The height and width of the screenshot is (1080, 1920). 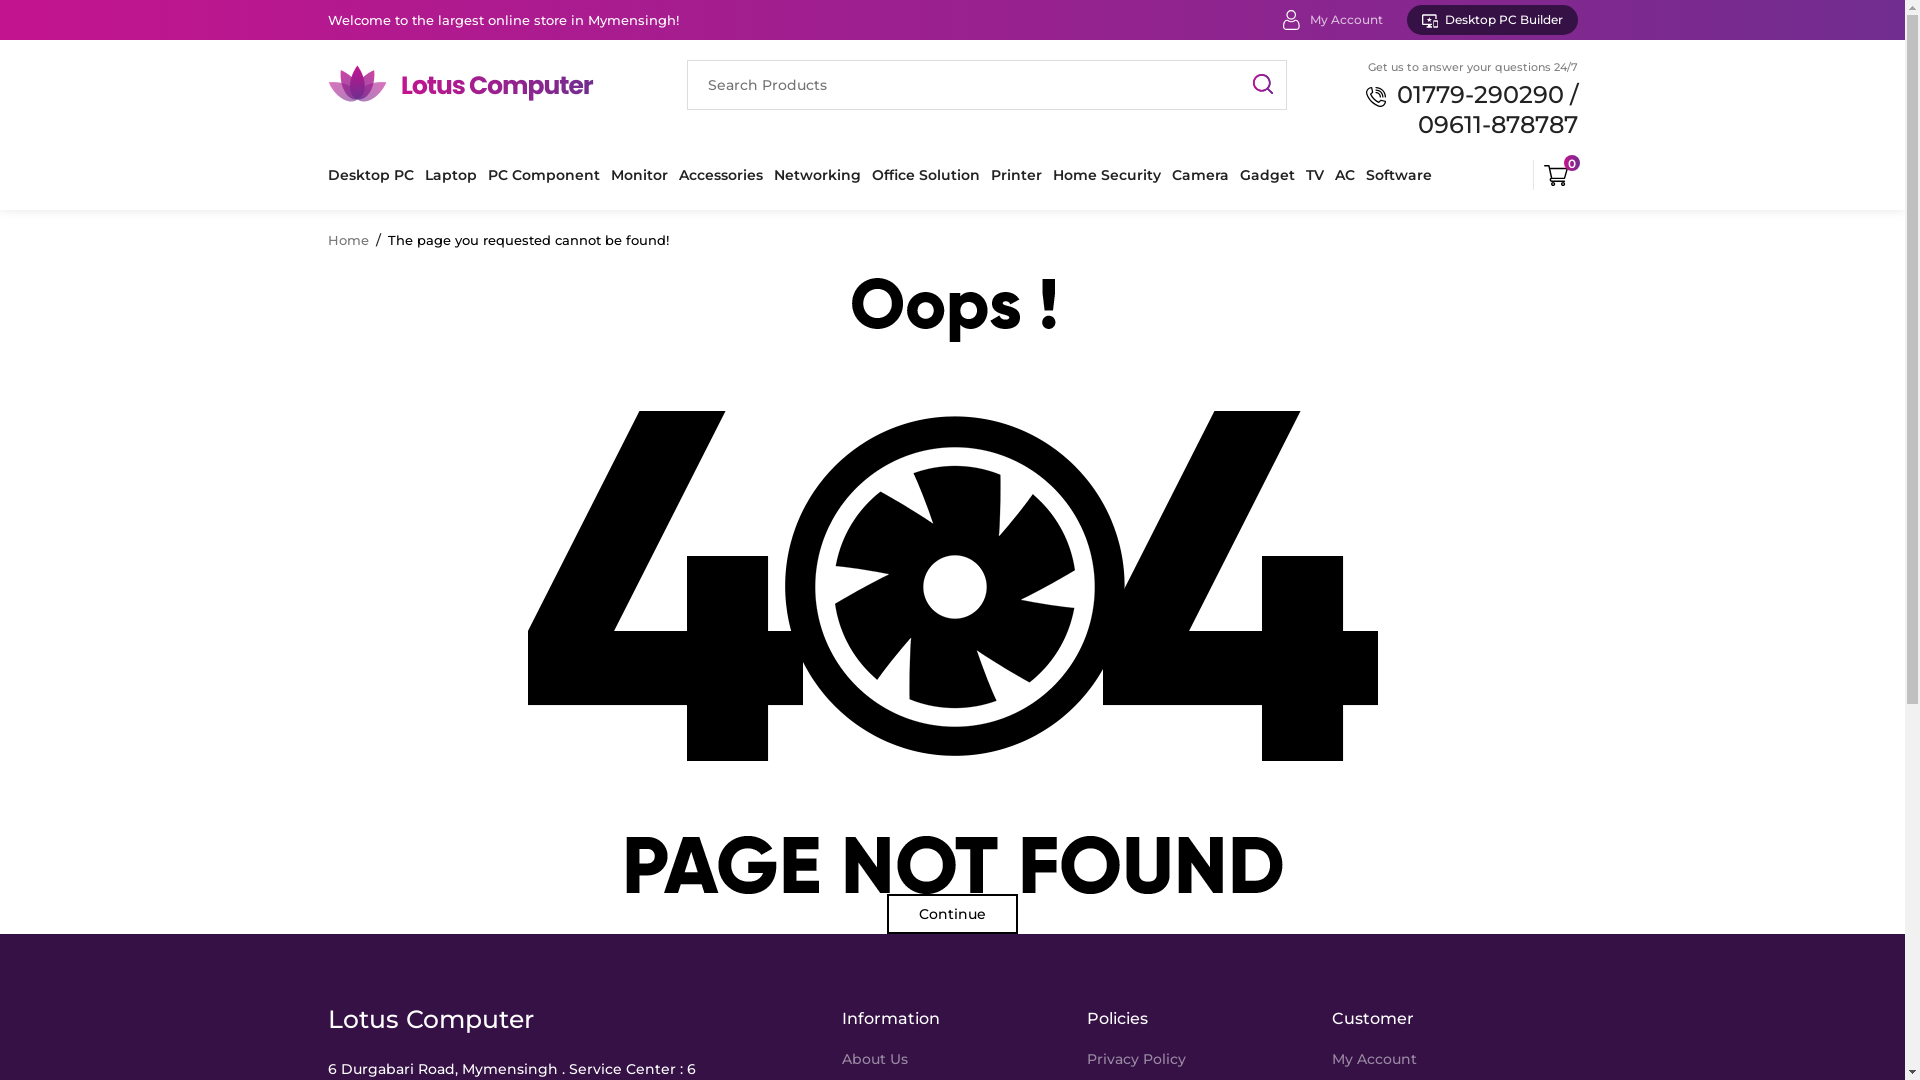 What do you see at coordinates (1491, 19) in the screenshot?
I see `'Desktop PC Builder'` at bounding box center [1491, 19].